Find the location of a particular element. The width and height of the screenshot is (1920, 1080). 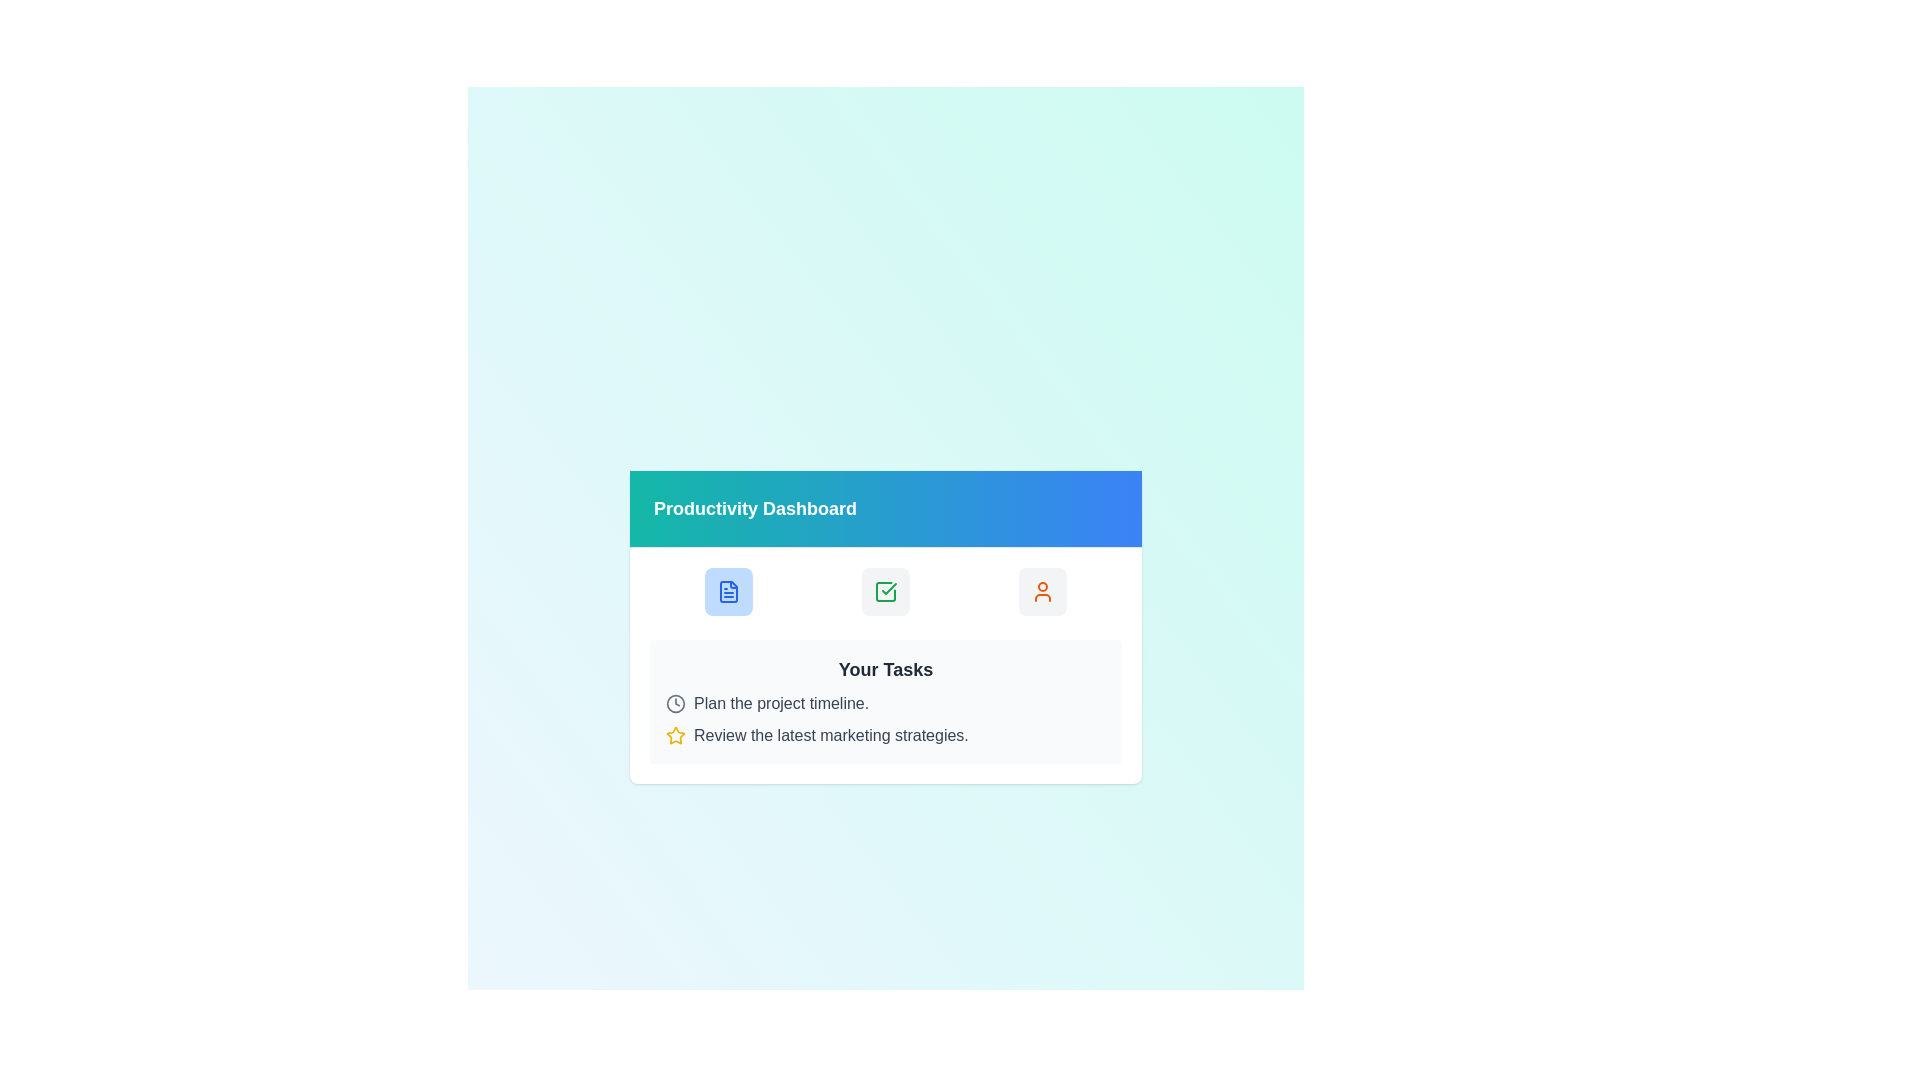

the second button of the Menu Bar, which is located below the 'Productivity Dashboard' header and features a checkmark icon is located at coordinates (885, 589).